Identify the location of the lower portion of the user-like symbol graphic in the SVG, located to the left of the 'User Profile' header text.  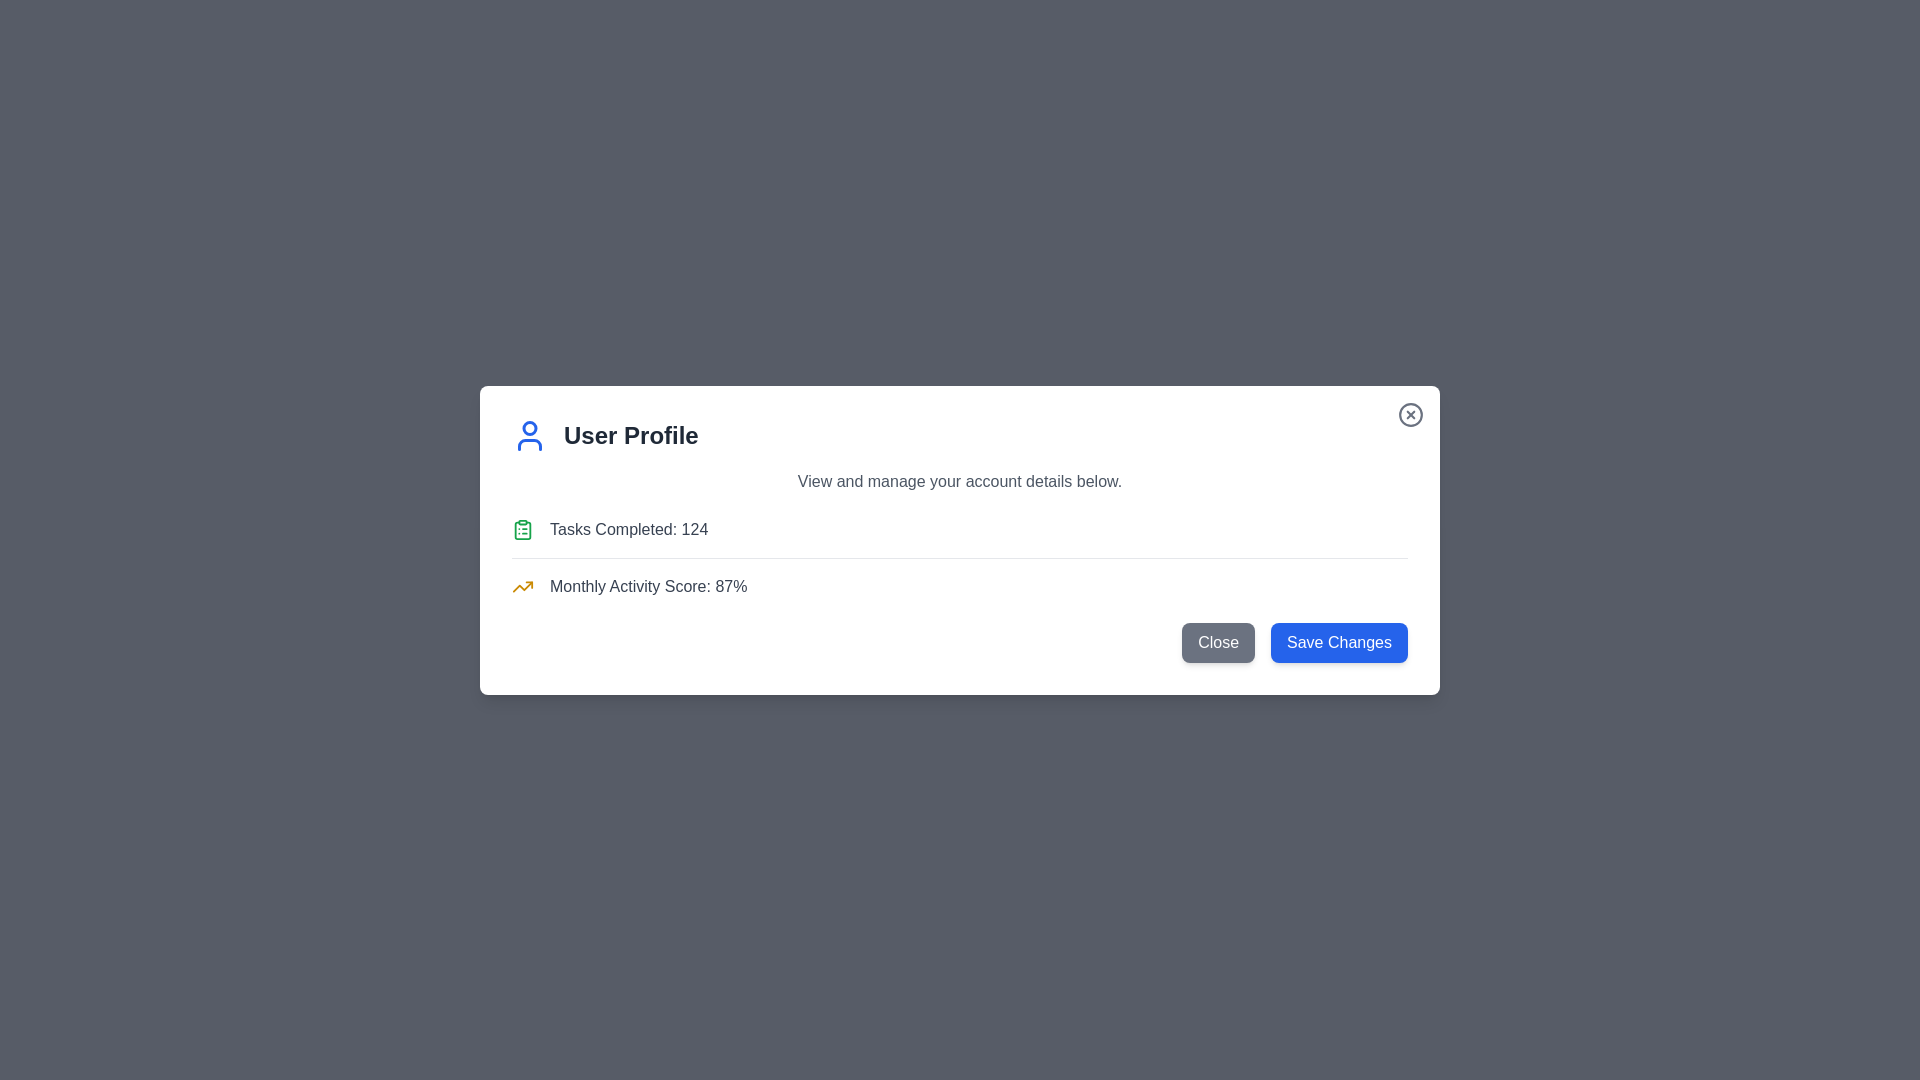
(529, 443).